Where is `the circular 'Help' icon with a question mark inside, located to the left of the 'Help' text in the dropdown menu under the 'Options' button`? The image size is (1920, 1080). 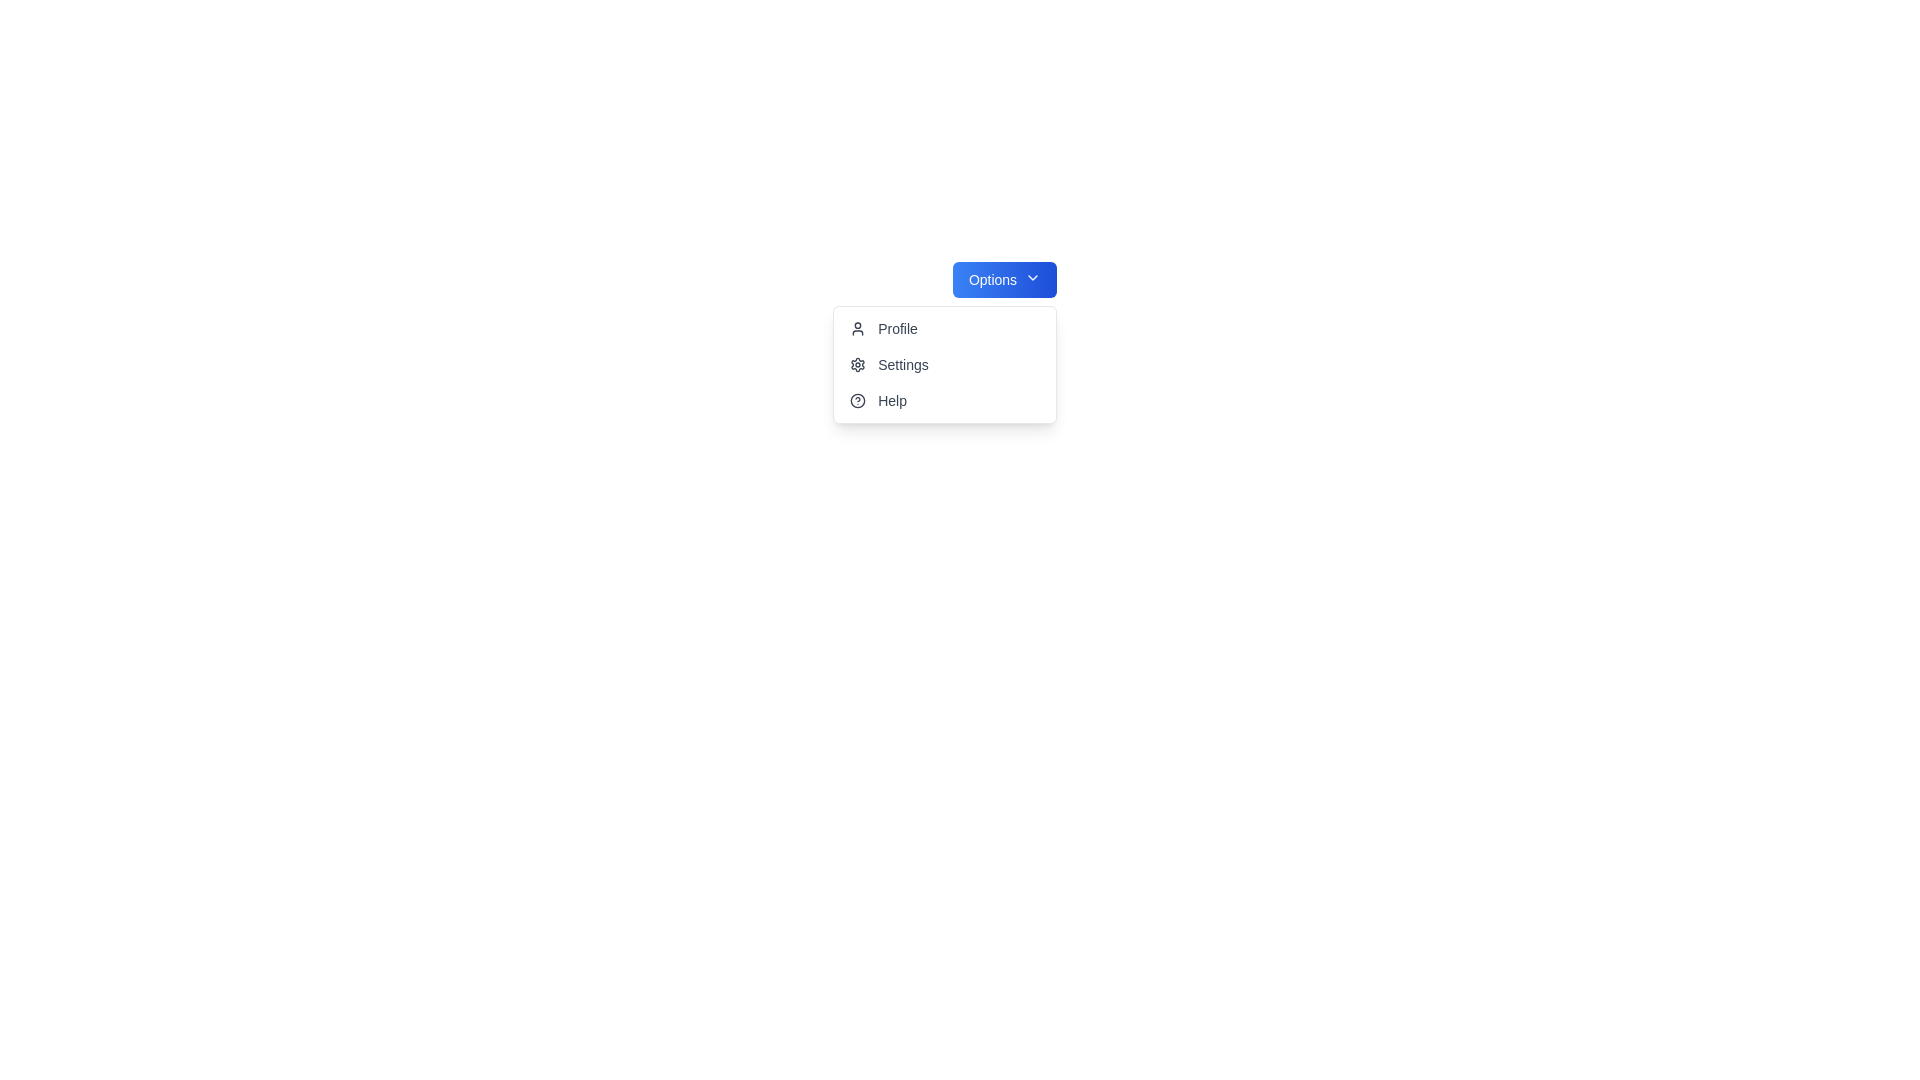 the circular 'Help' icon with a question mark inside, located to the left of the 'Help' text in the dropdown menu under the 'Options' button is located at coordinates (858, 401).